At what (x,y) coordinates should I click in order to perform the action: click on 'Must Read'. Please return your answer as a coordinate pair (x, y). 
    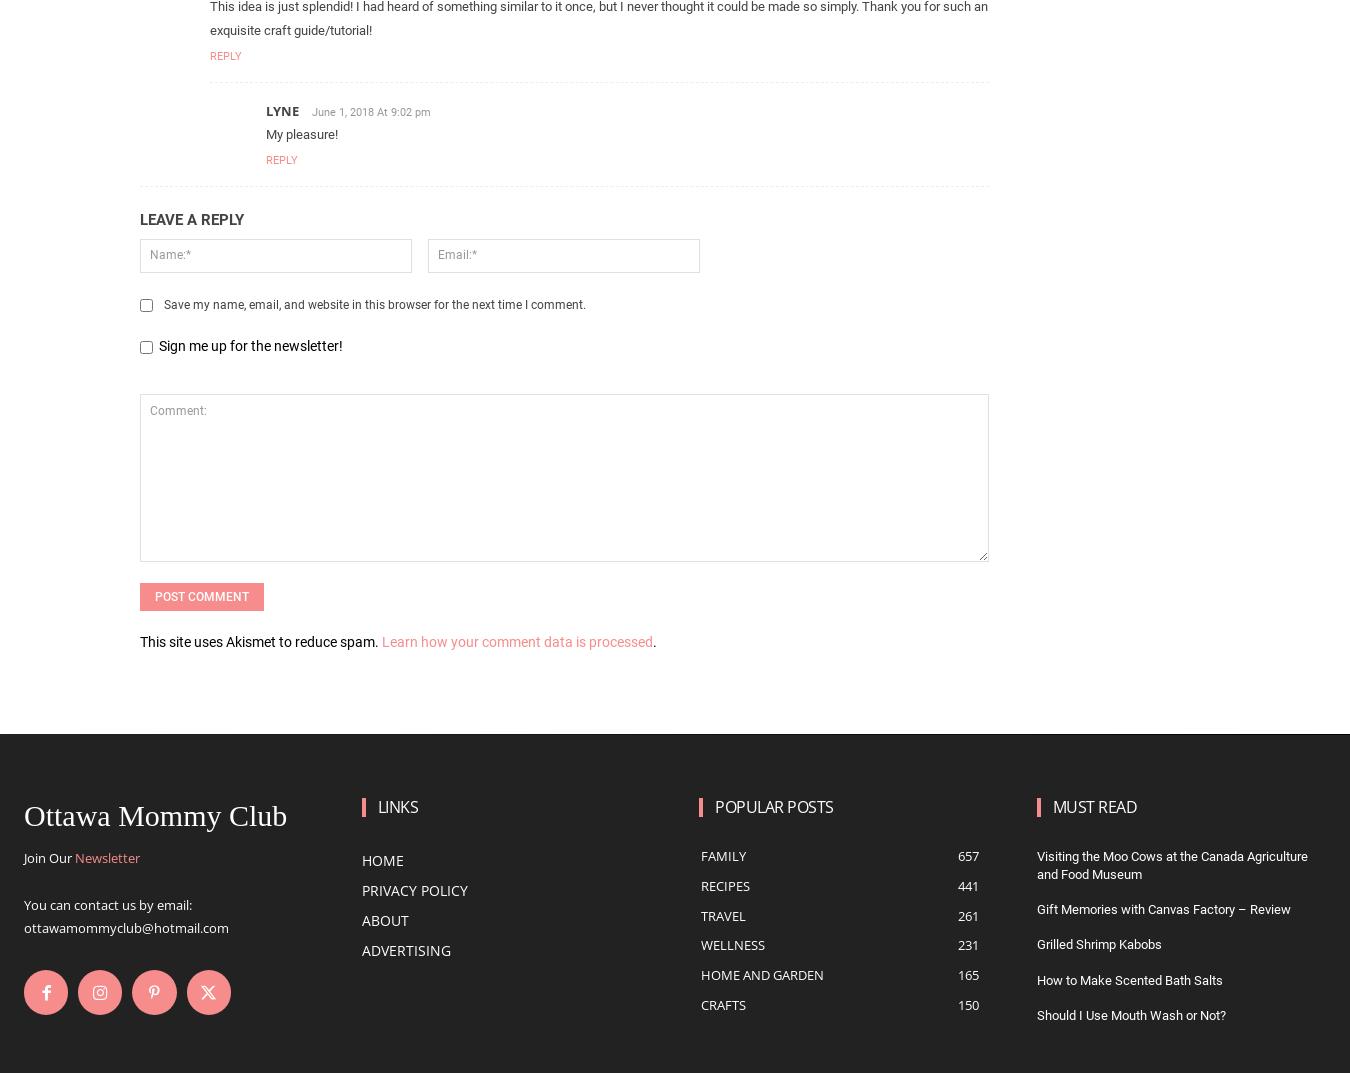
    Looking at the image, I should click on (1094, 806).